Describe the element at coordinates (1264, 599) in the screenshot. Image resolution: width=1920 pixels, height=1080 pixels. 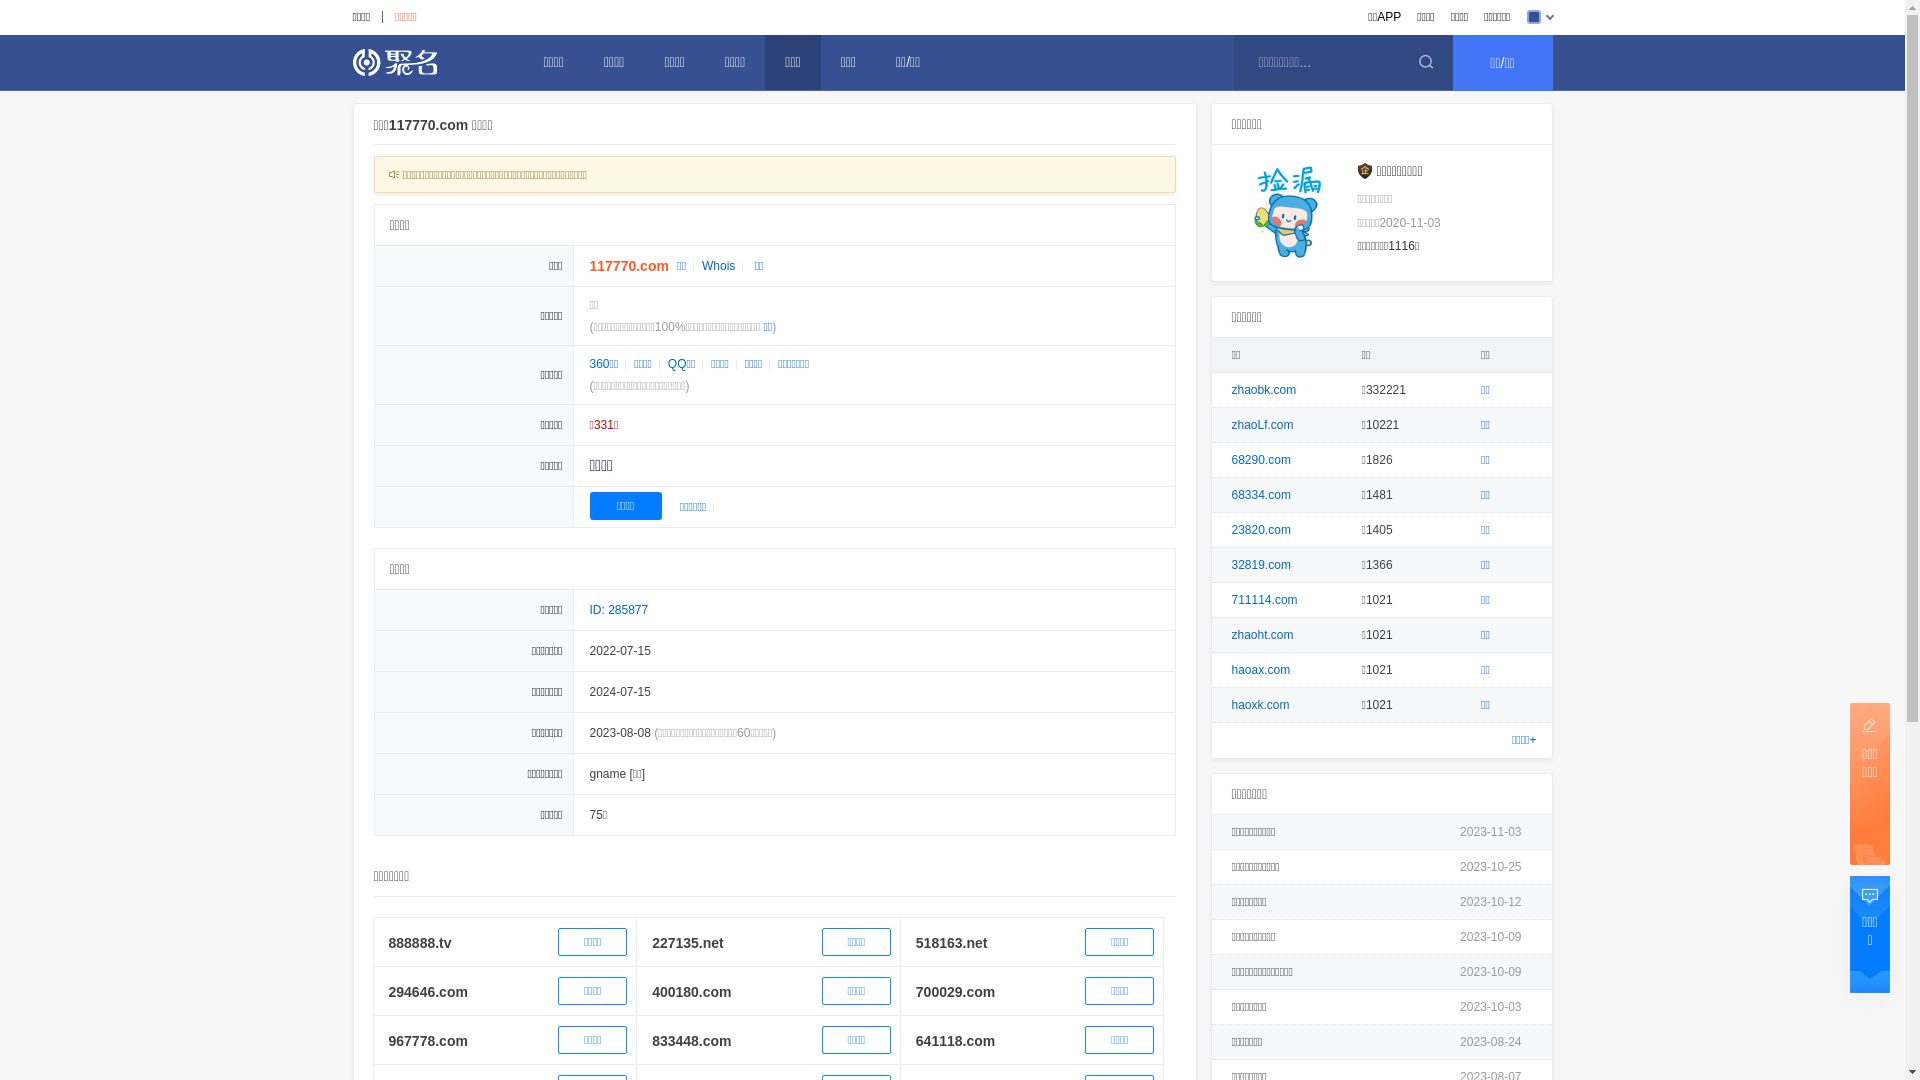
I see `'711114.com'` at that location.